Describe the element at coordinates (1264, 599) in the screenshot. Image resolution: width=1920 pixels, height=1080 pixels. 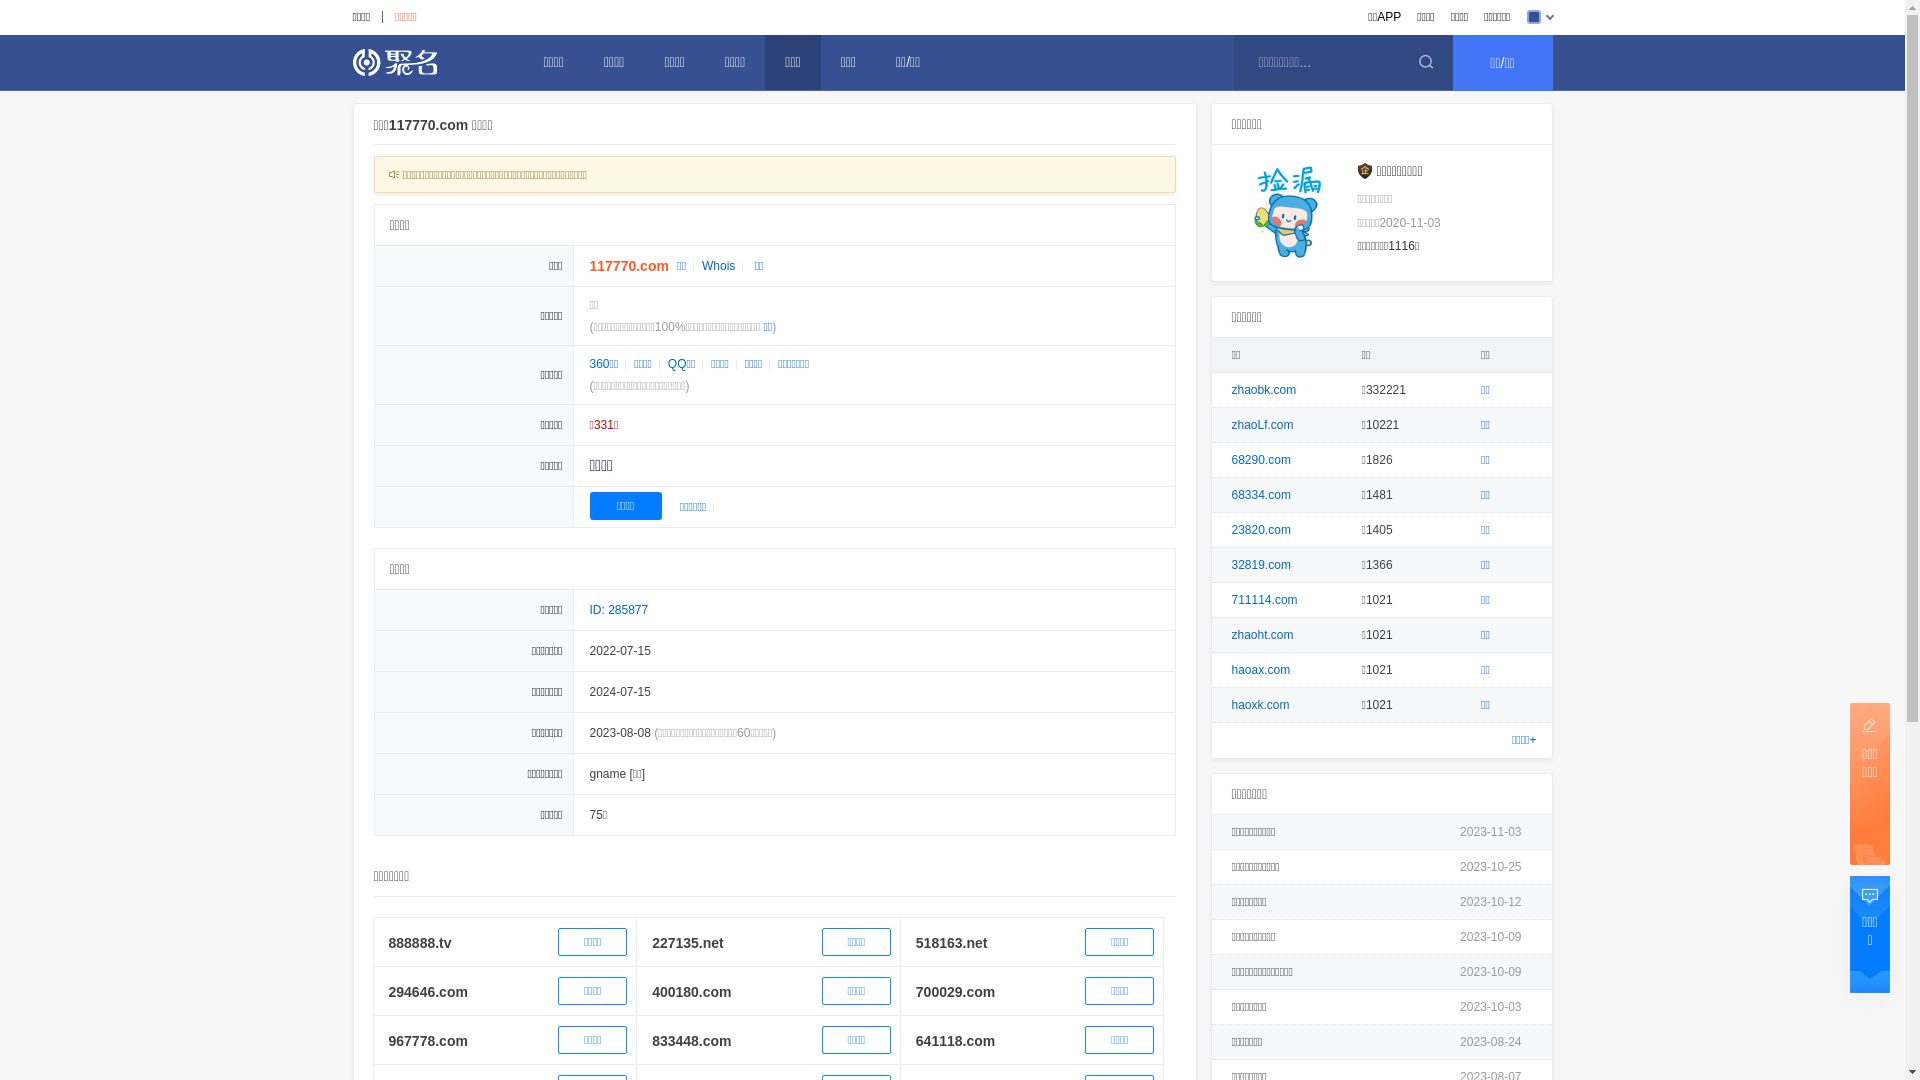
I see `'711114.com'` at that location.